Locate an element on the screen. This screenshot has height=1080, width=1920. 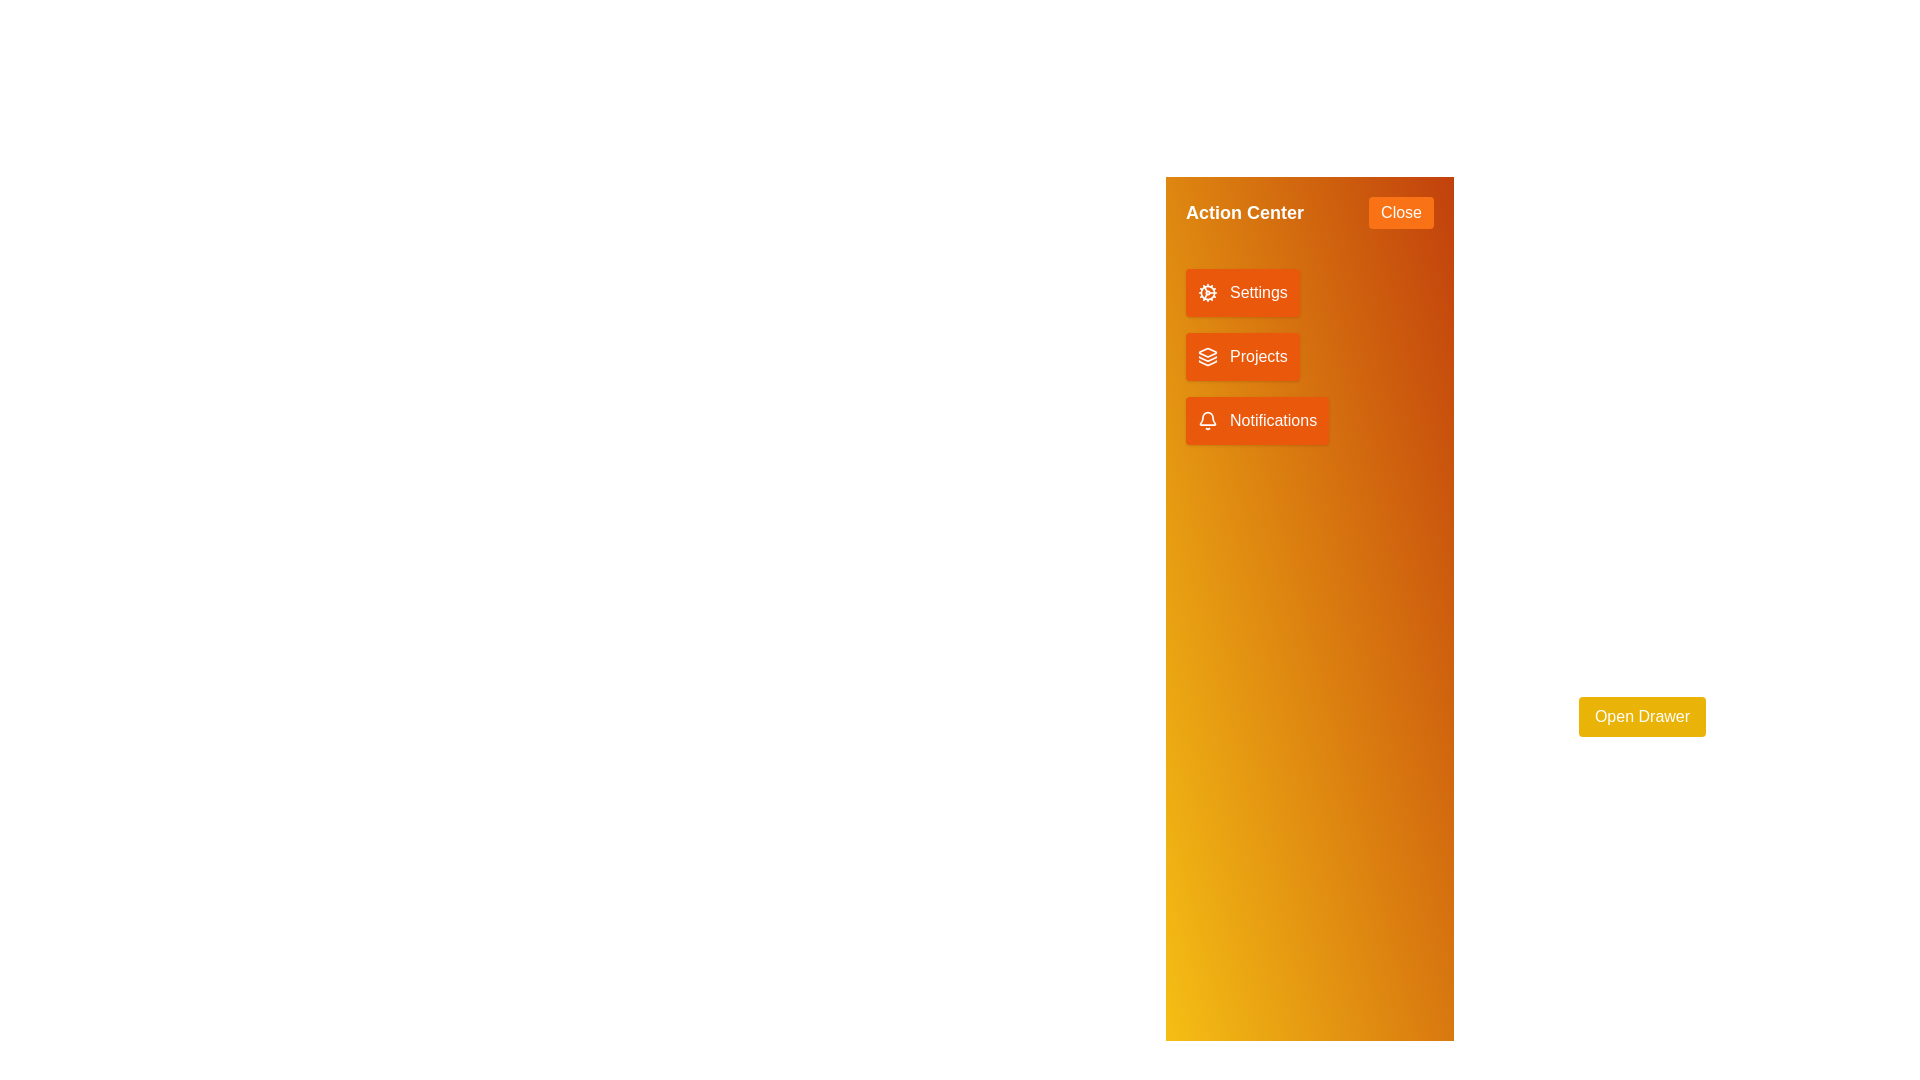
the 'Notifications' button to view notifications is located at coordinates (1256, 419).